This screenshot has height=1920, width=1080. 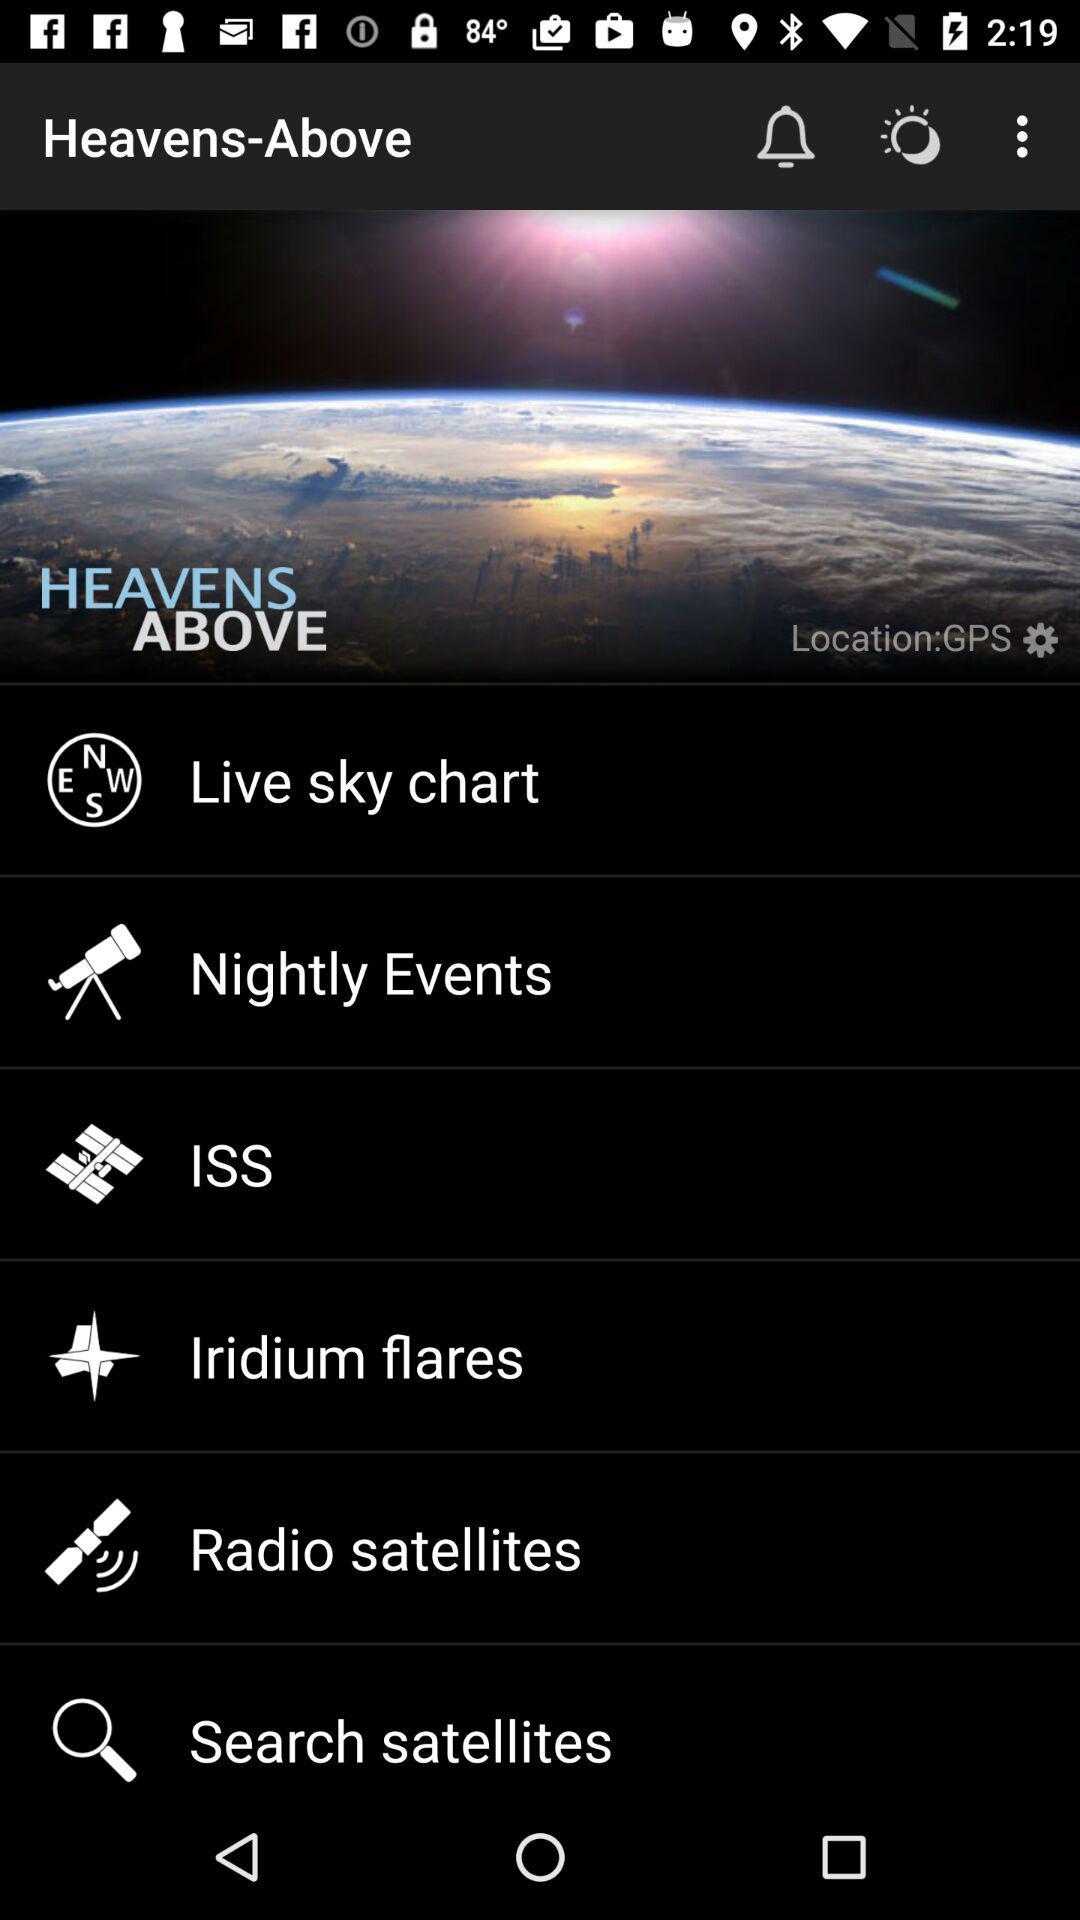 What do you see at coordinates (1044, 652) in the screenshot?
I see `settings button` at bounding box center [1044, 652].